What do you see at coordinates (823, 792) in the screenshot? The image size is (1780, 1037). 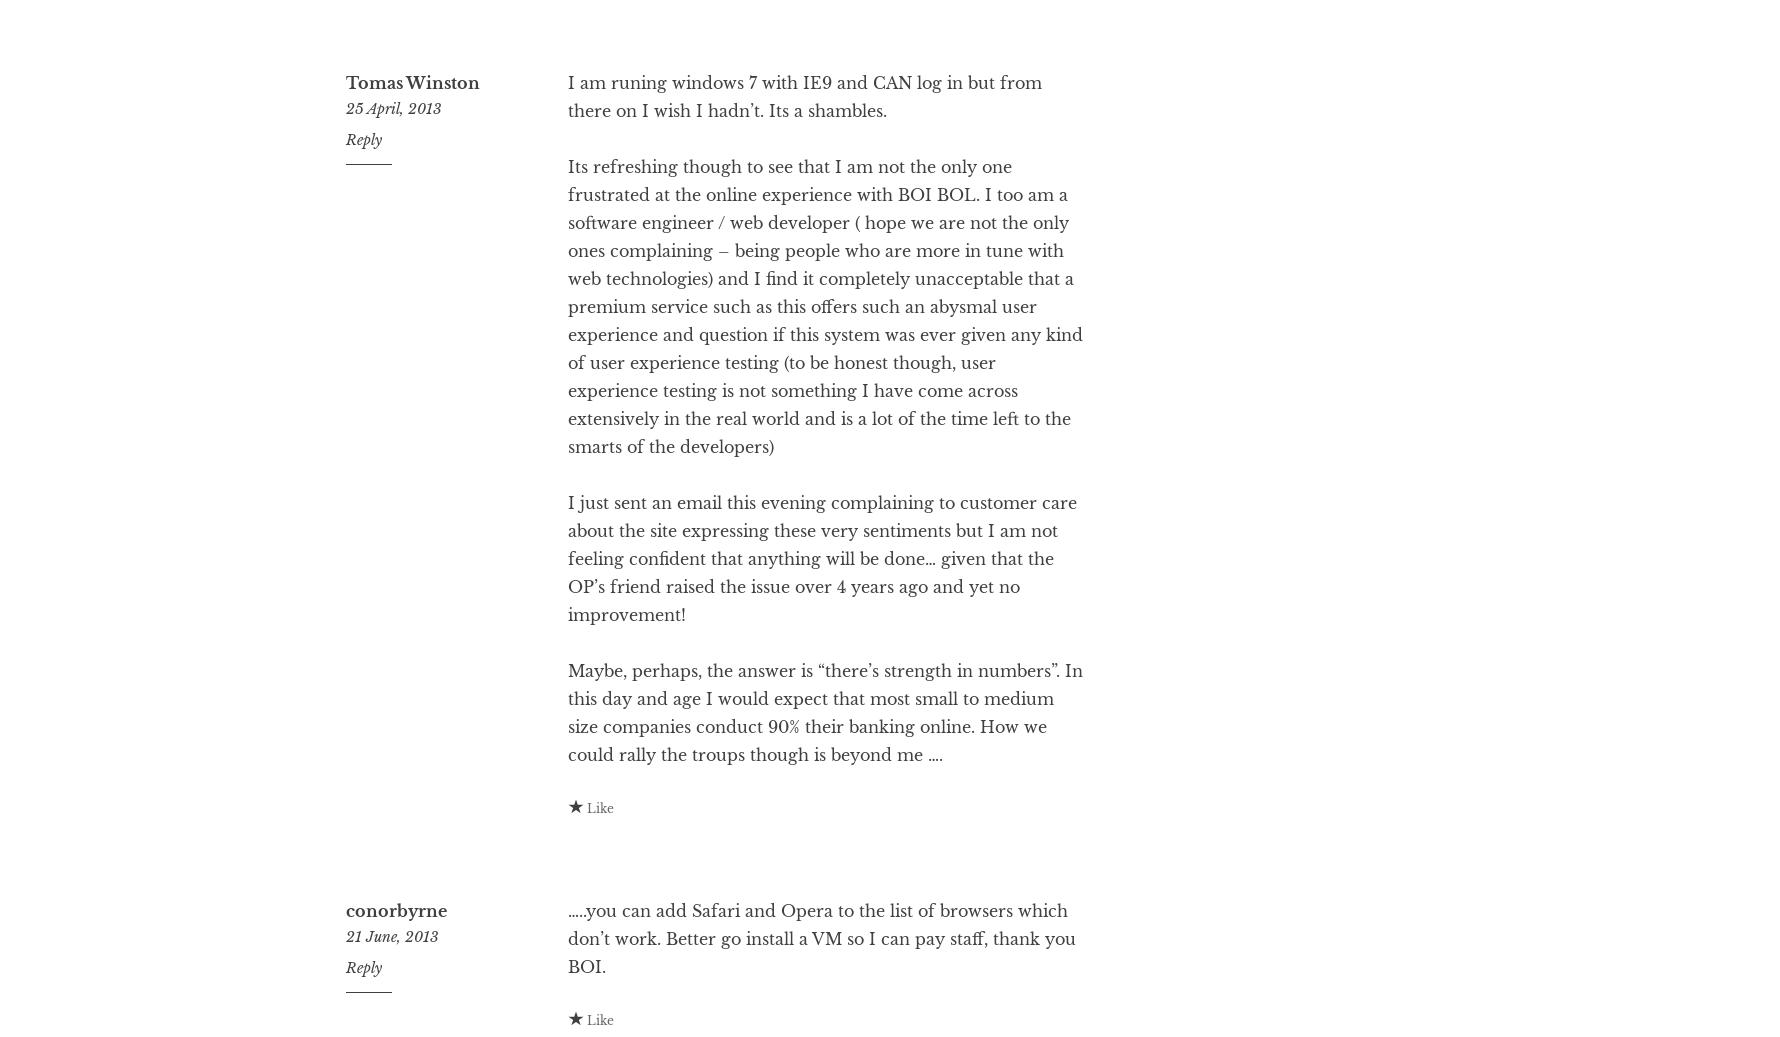 I see `'Maybe, perhaps, the answer is “there’s strength in numbers”. In this day and age I would expect that most small to medium size companies conduct 90% their banking online. How we could rally the troups though is beyond me ….'` at bounding box center [823, 792].